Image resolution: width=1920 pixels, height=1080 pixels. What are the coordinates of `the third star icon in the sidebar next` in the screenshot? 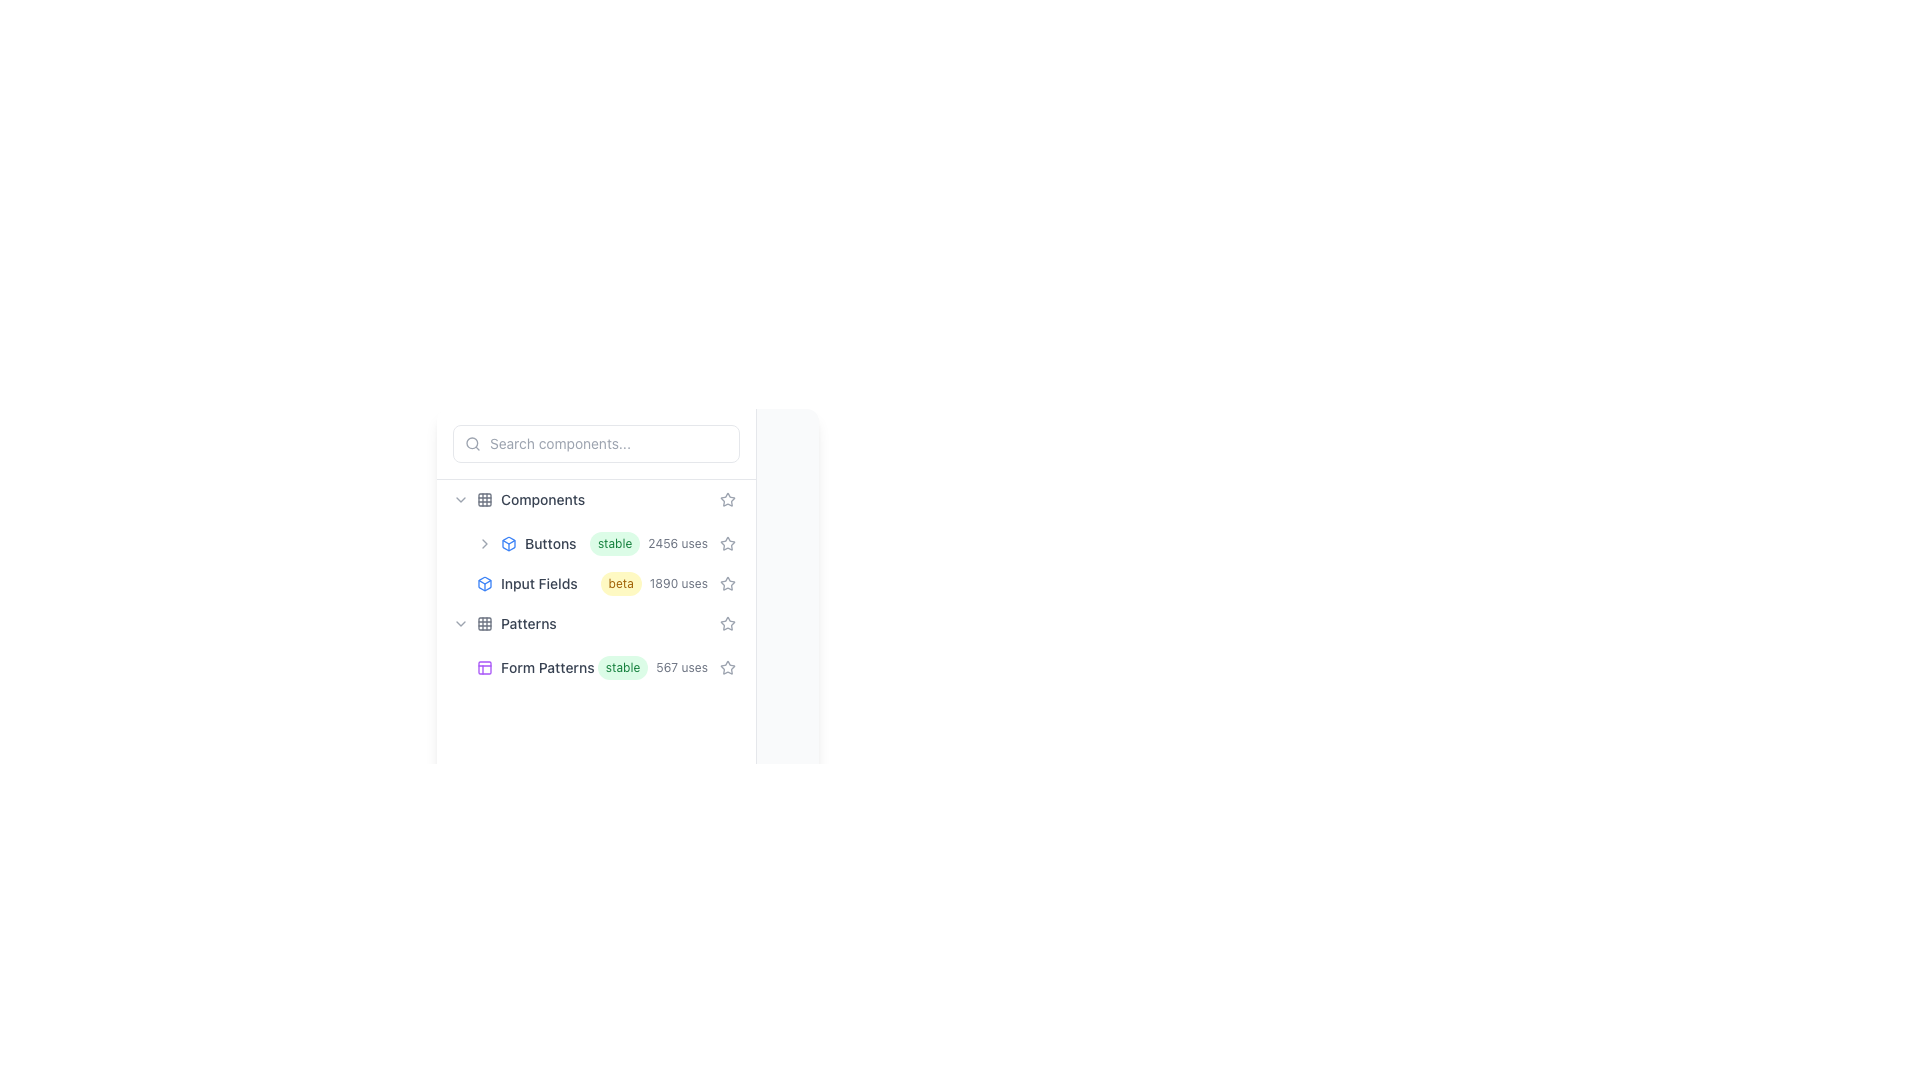 It's located at (727, 622).